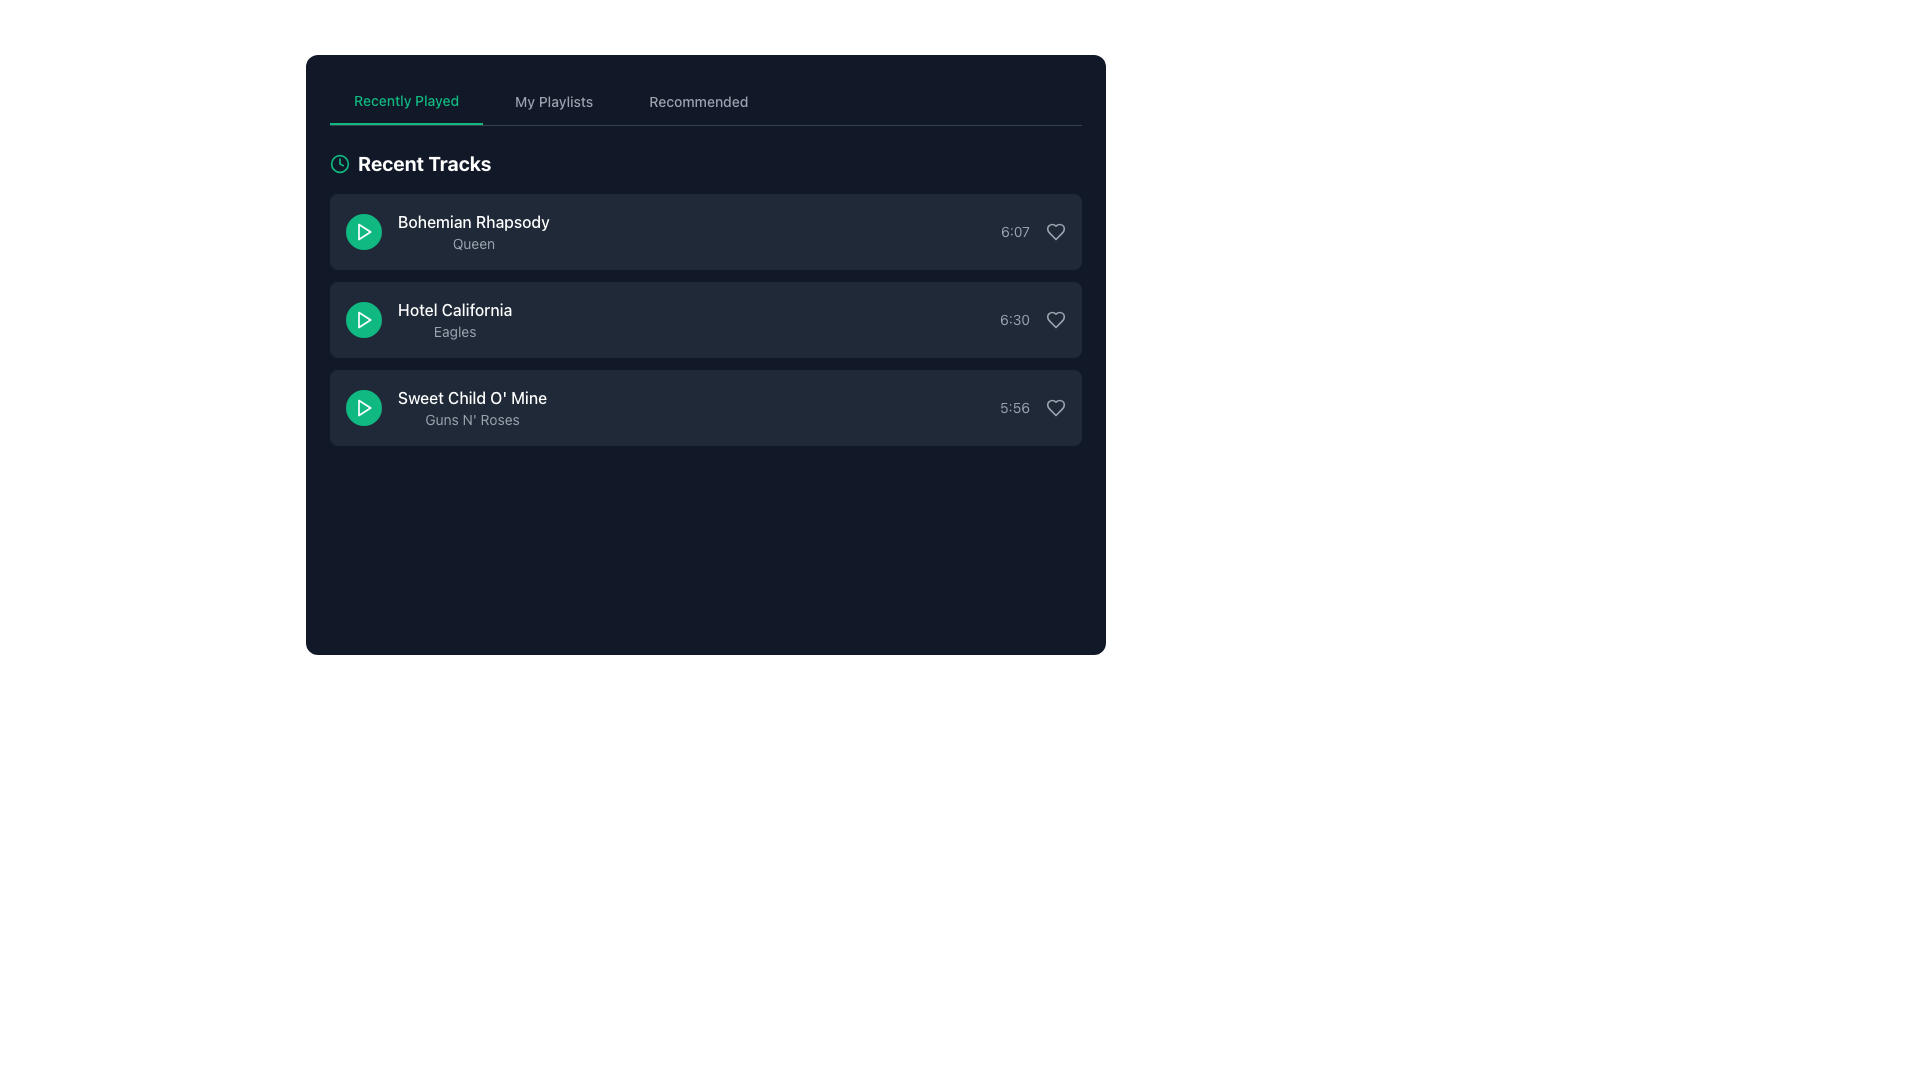  Describe the element at coordinates (705, 319) in the screenshot. I see `and drag the interactive list item (track detail) for 'Hotel California' to reorder it in the 'Recent Tracks' section` at that location.